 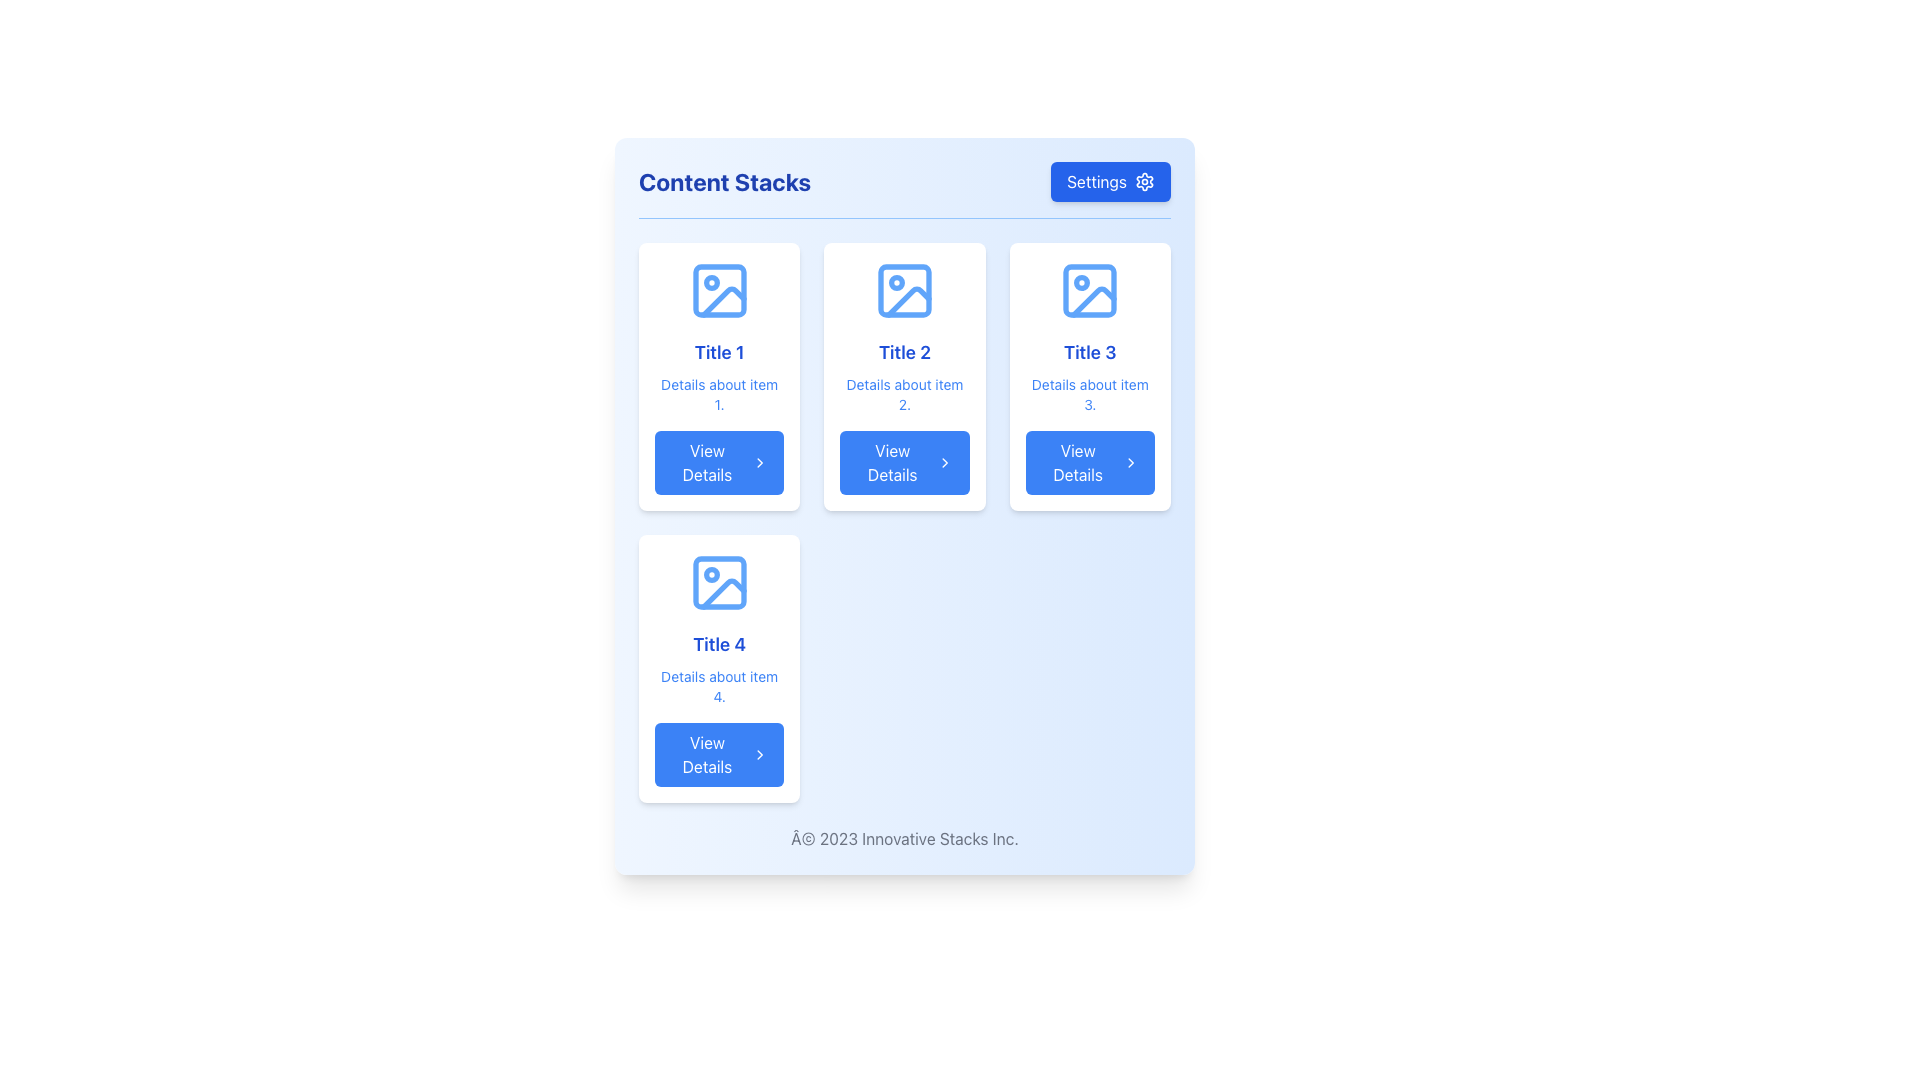 What do you see at coordinates (719, 394) in the screenshot?
I see `the descriptive text label located in the top-left card of the grid layout, which is positioned below the title 'Title 1' and above the 'View Details' button` at bounding box center [719, 394].